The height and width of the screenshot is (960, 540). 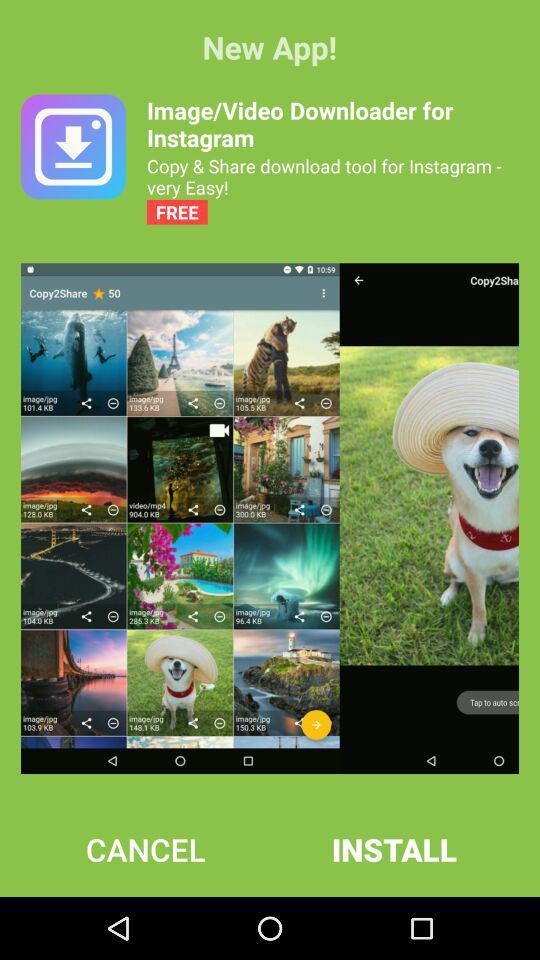 What do you see at coordinates (394, 848) in the screenshot?
I see `icon next to the cancel icon` at bounding box center [394, 848].